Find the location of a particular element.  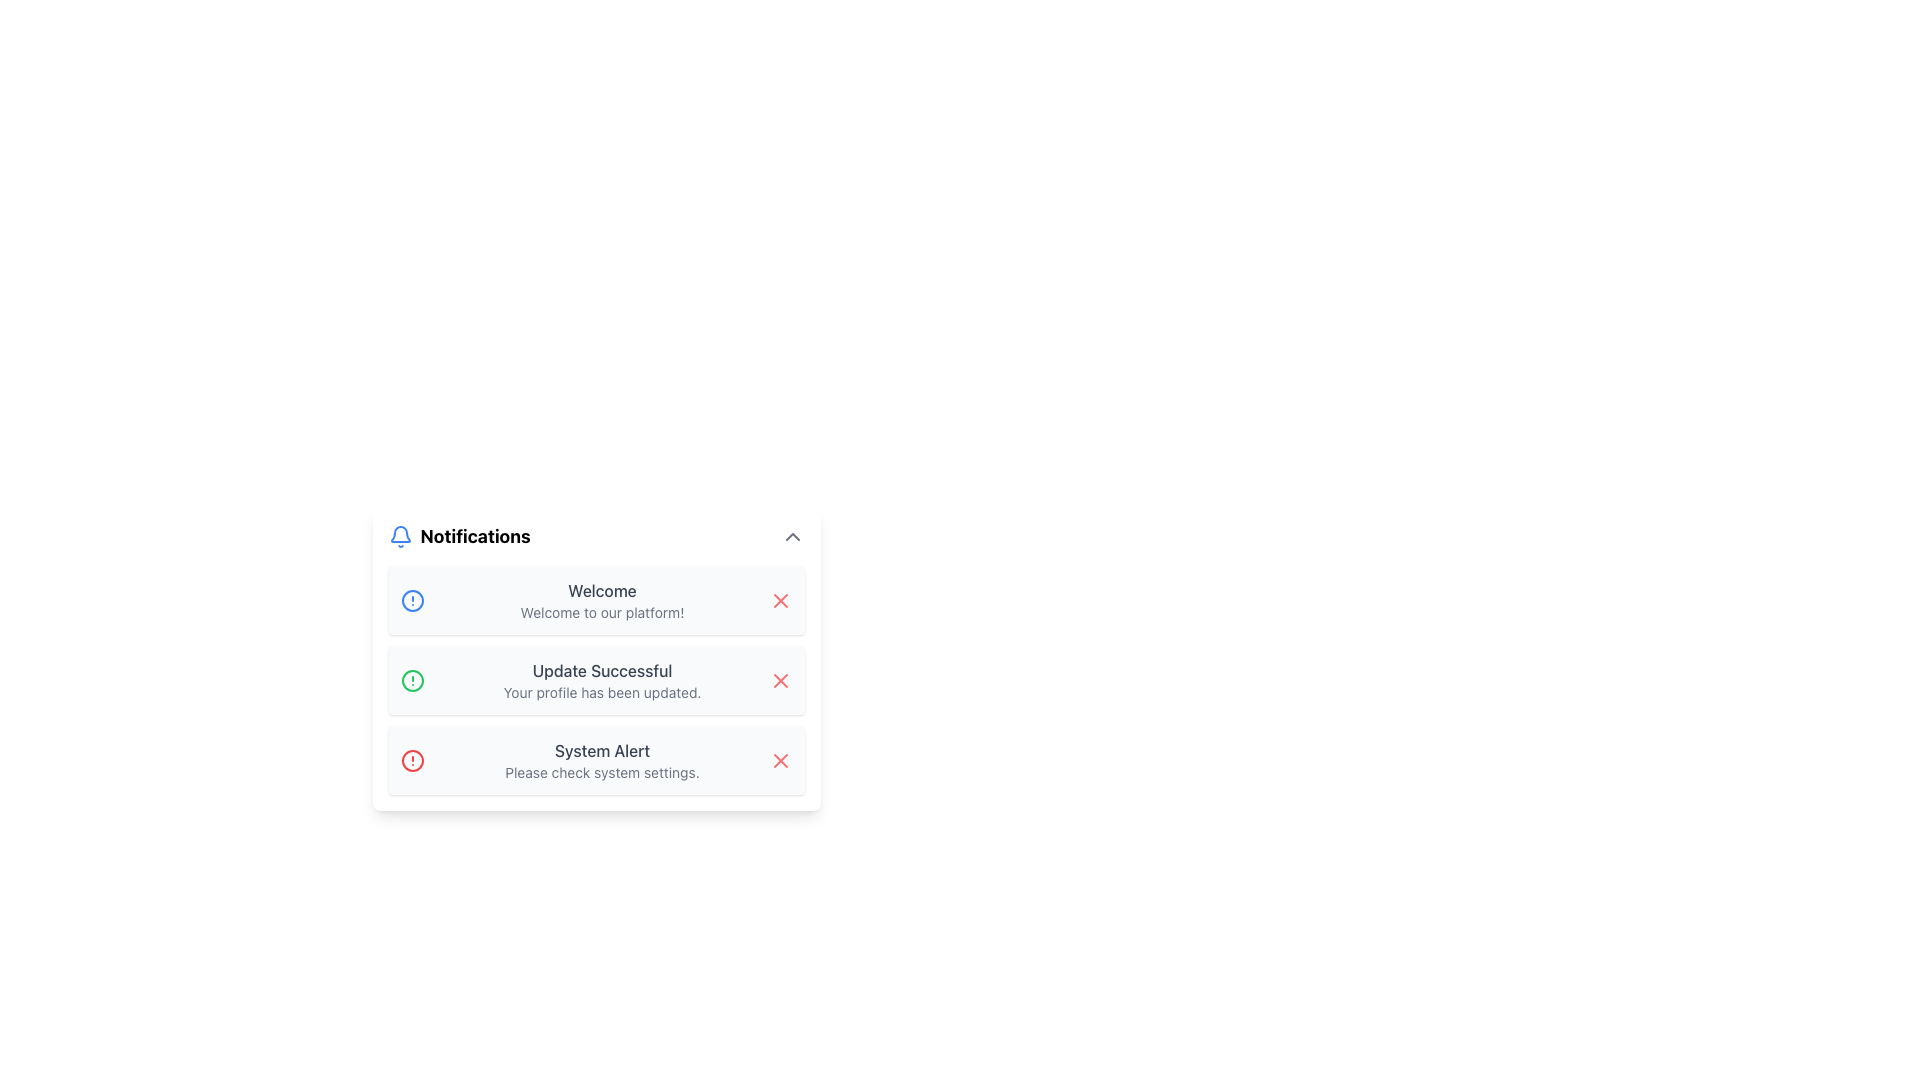

the Text Label that confirms the profile update, which is located below the 'Update Successful' text in the notification card is located at coordinates (601, 692).